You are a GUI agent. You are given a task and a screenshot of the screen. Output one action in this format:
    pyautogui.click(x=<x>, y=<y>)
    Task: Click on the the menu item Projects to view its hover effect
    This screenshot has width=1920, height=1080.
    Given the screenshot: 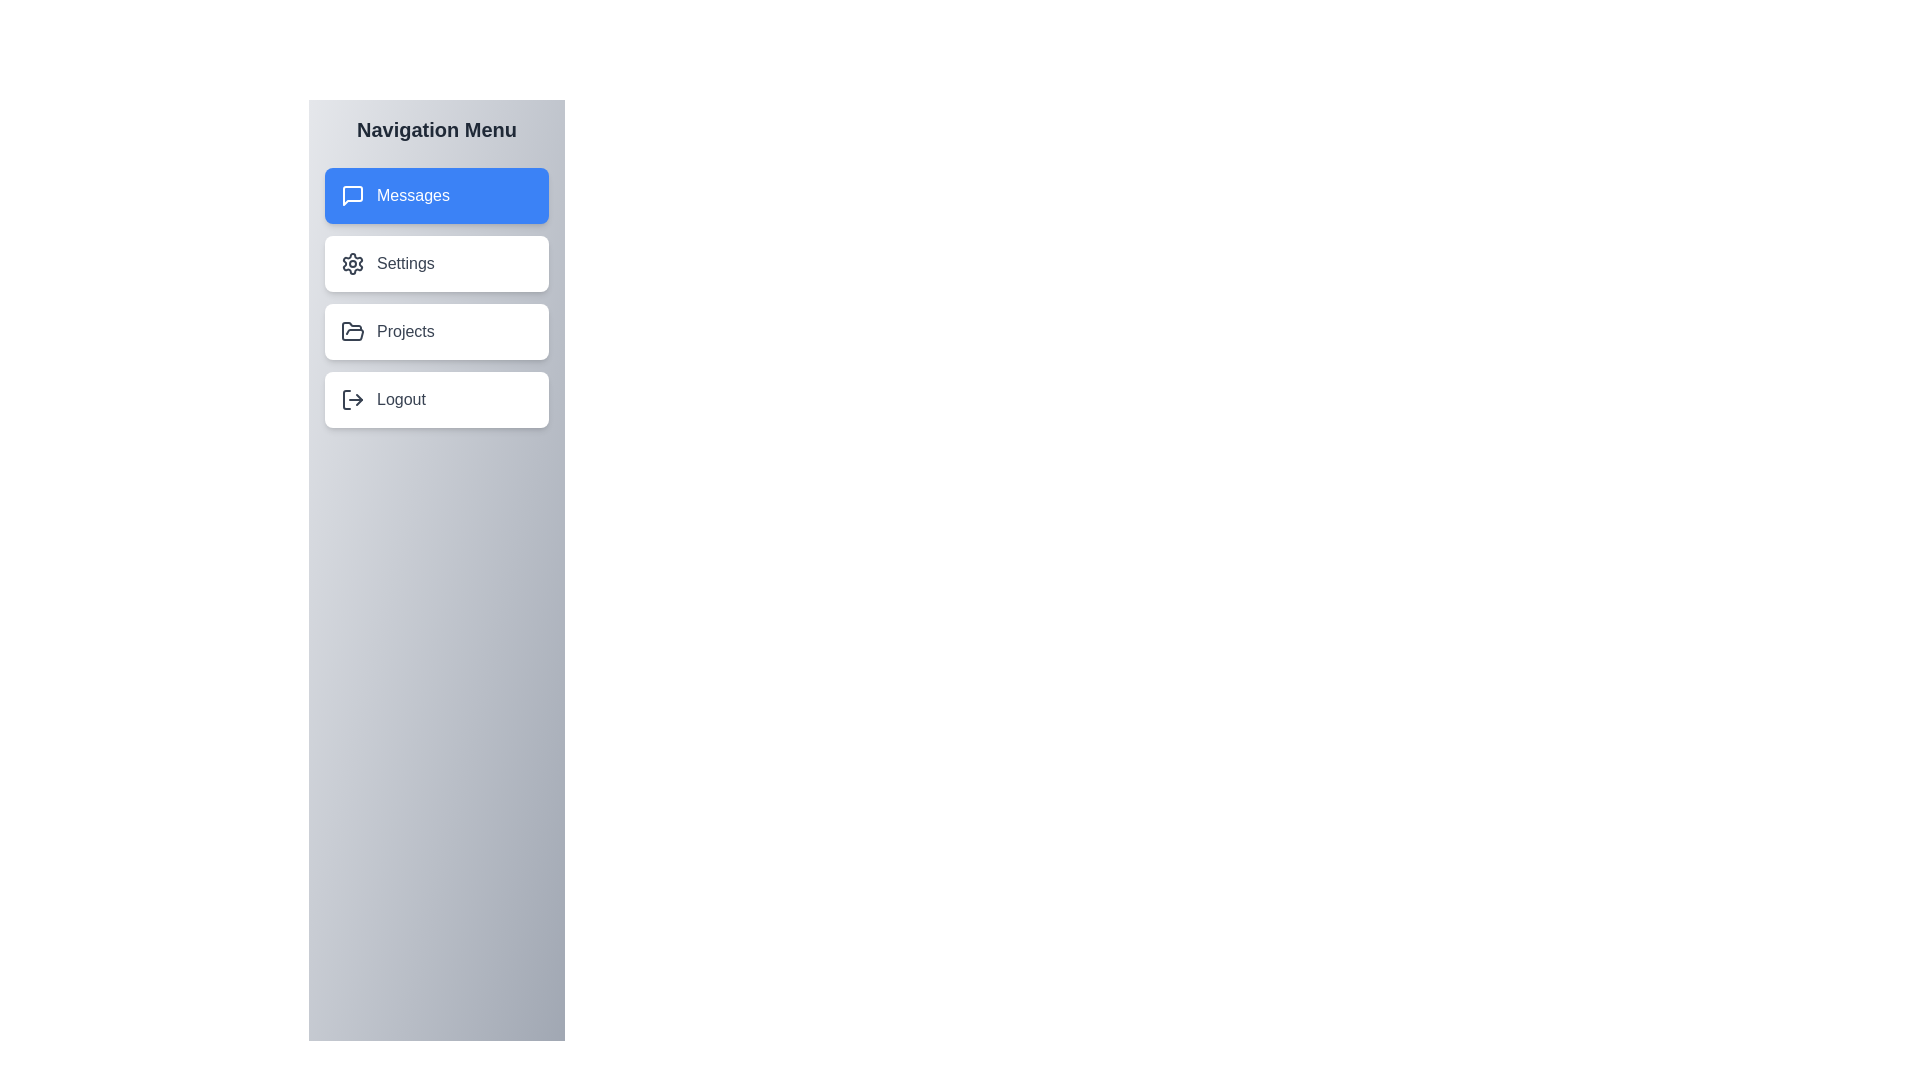 What is the action you would take?
    pyautogui.click(x=435, y=330)
    